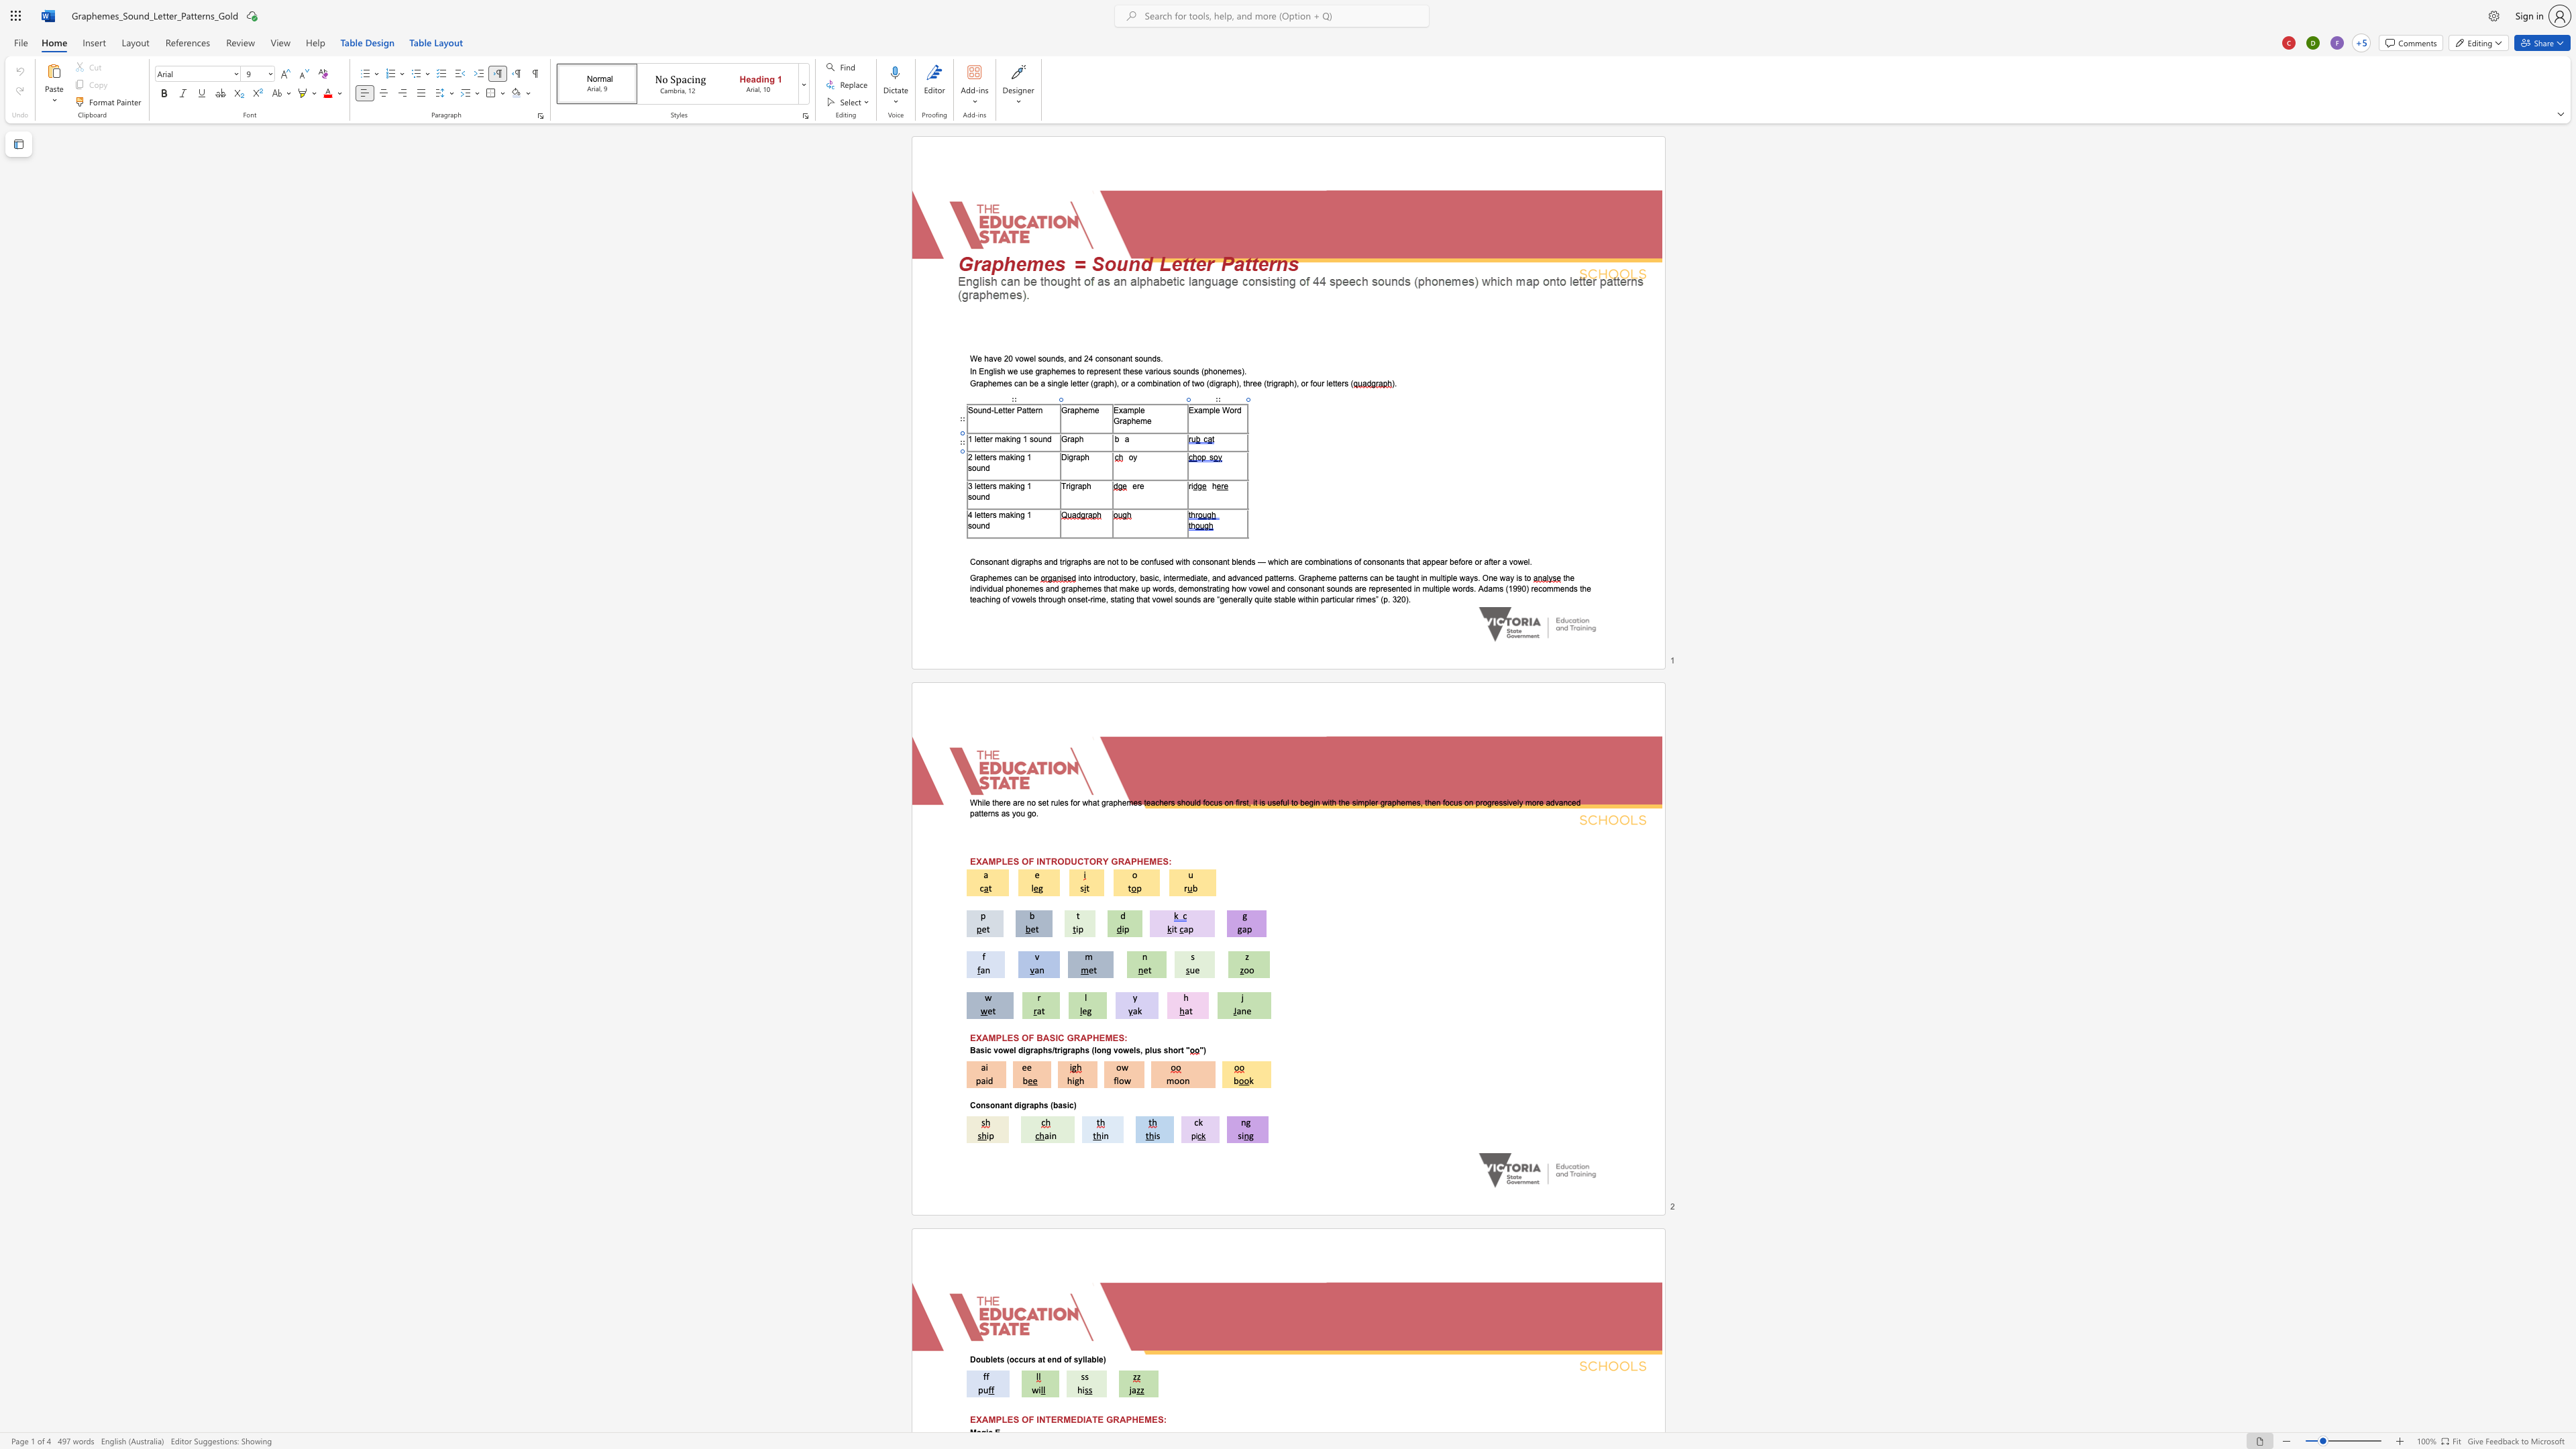 The width and height of the screenshot is (2576, 1449). What do you see at coordinates (979, 456) in the screenshot?
I see `the 1th character "e" in the text` at bounding box center [979, 456].